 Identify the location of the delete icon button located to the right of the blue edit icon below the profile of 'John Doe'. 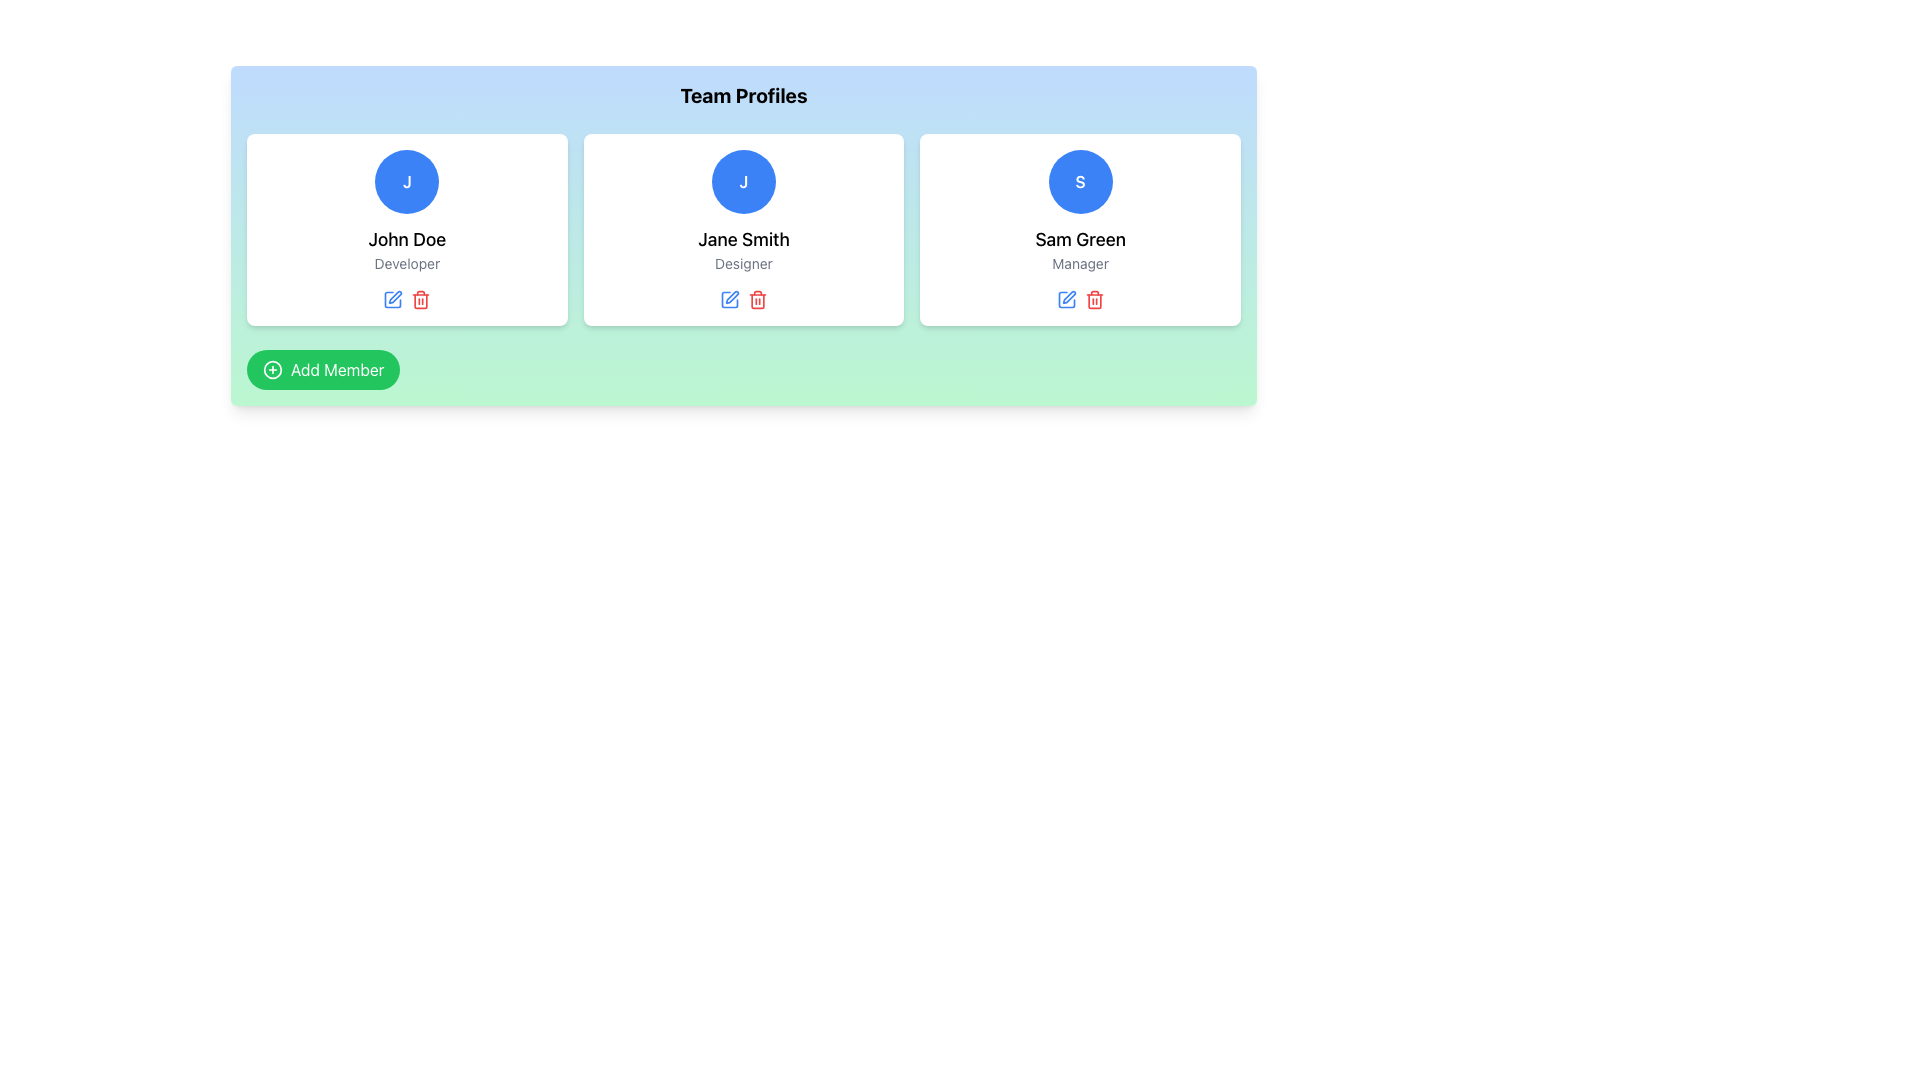
(420, 300).